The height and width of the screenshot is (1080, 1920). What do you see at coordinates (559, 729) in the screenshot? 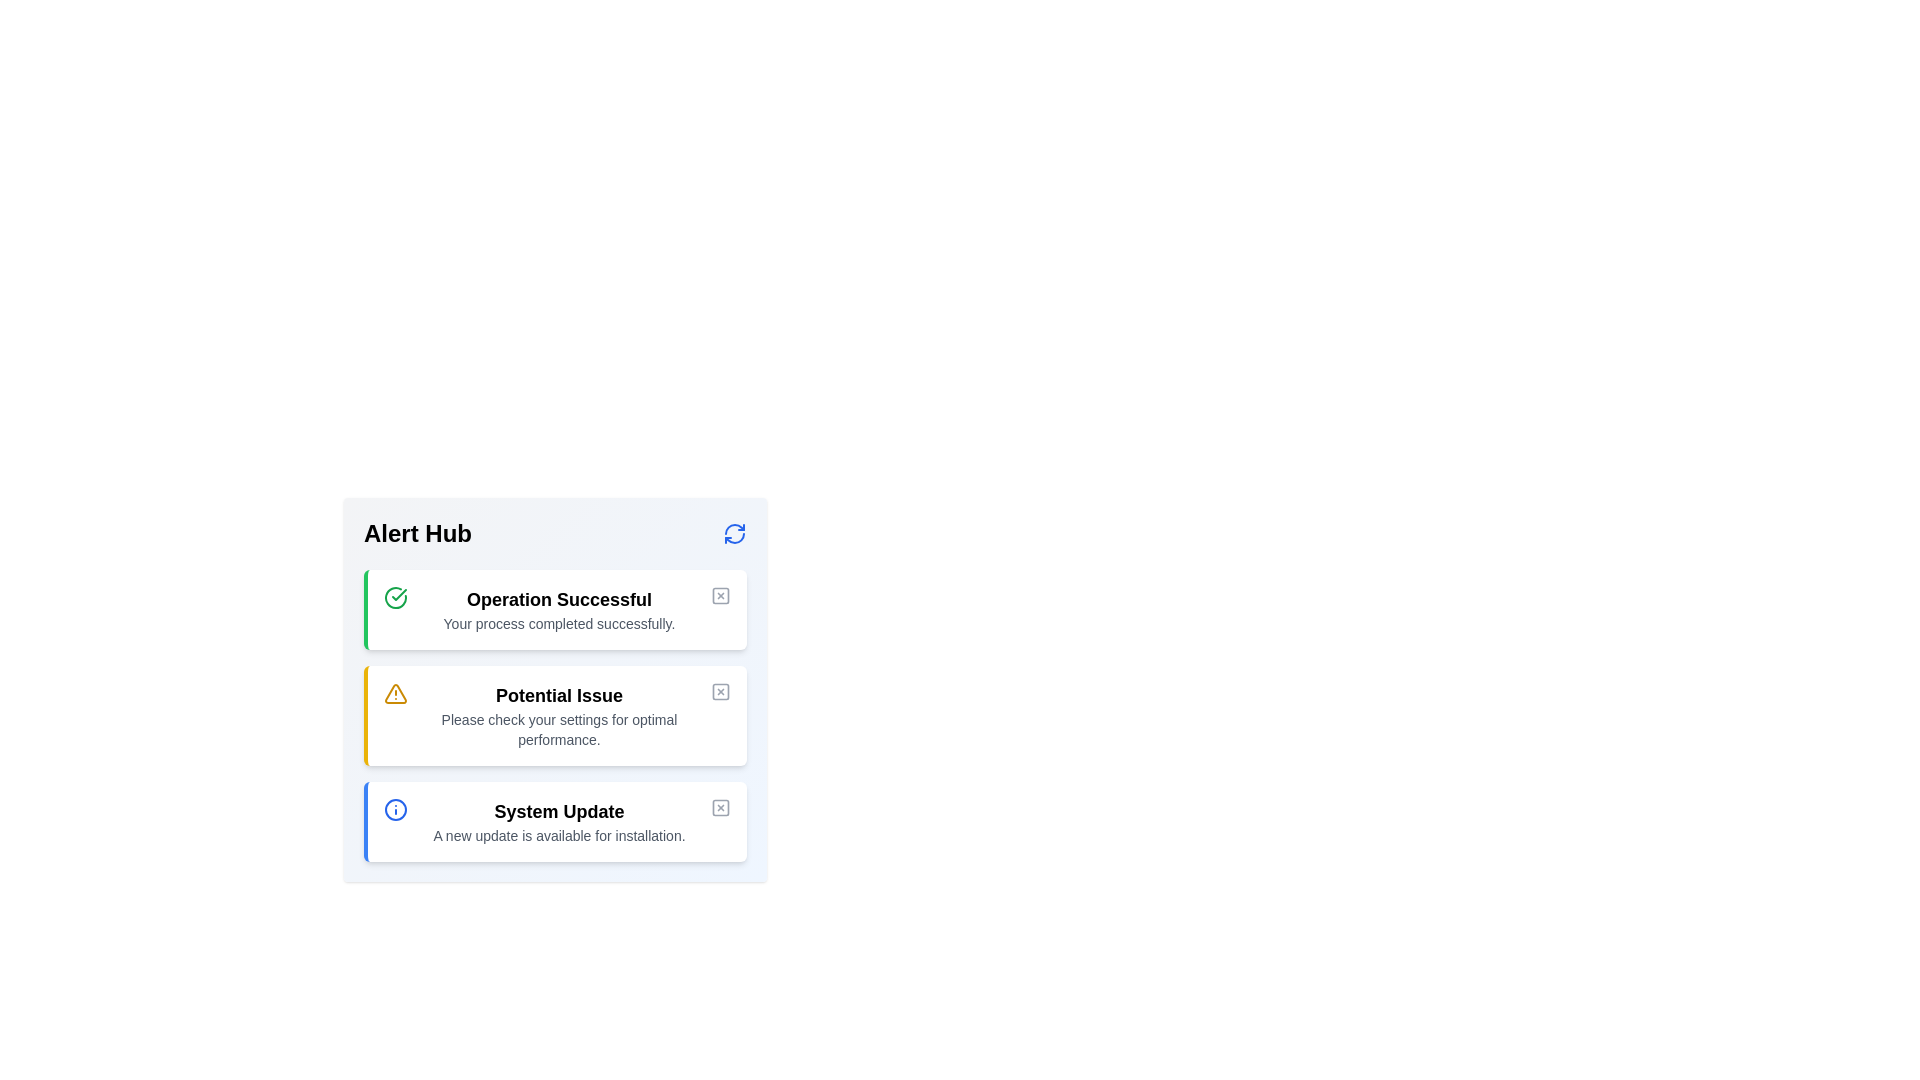
I see `the static text stating 'Please check your settings for optimal performance.' which is gray and centered in the notification card labeled 'Potential Issue.'` at bounding box center [559, 729].